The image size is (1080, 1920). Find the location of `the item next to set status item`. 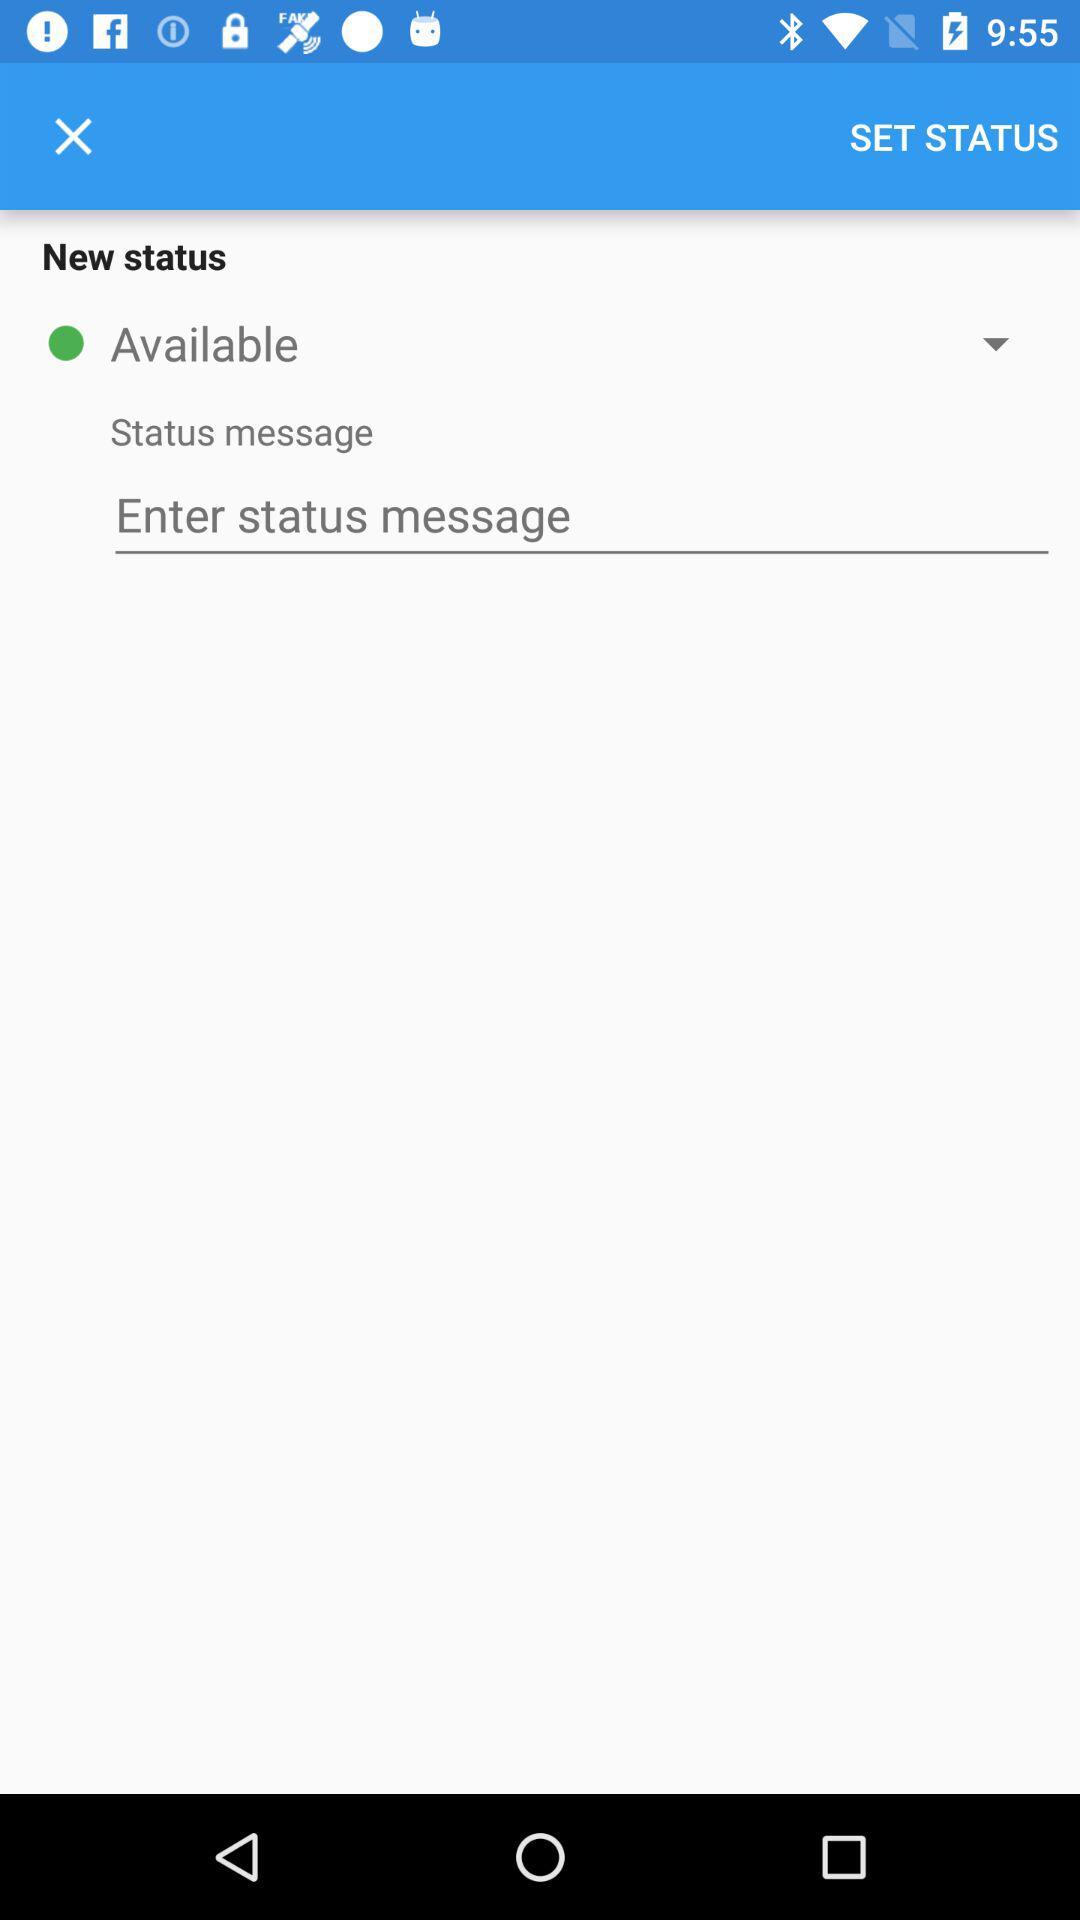

the item next to set status item is located at coordinates (72, 135).